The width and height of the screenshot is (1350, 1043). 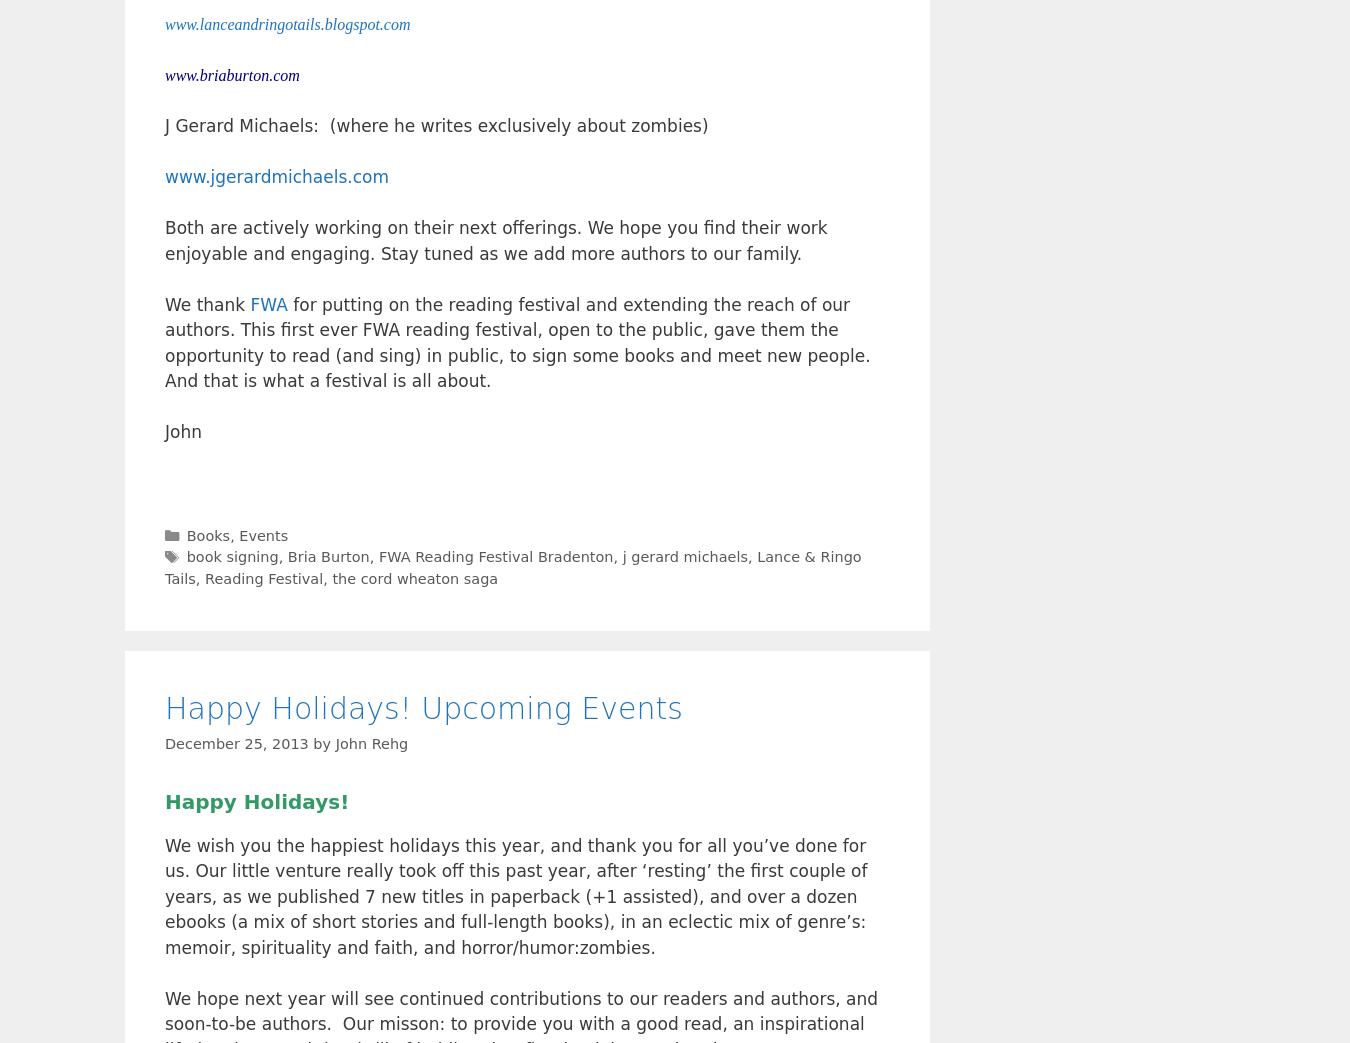 What do you see at coordinates (494, 240) in the screenshot?
I see `'Both are actively working on their next offerings. We hope you find their work enjoyable and engaging. Stay tuned as we add more authors to our family.'` at bounding box center [494, 240].